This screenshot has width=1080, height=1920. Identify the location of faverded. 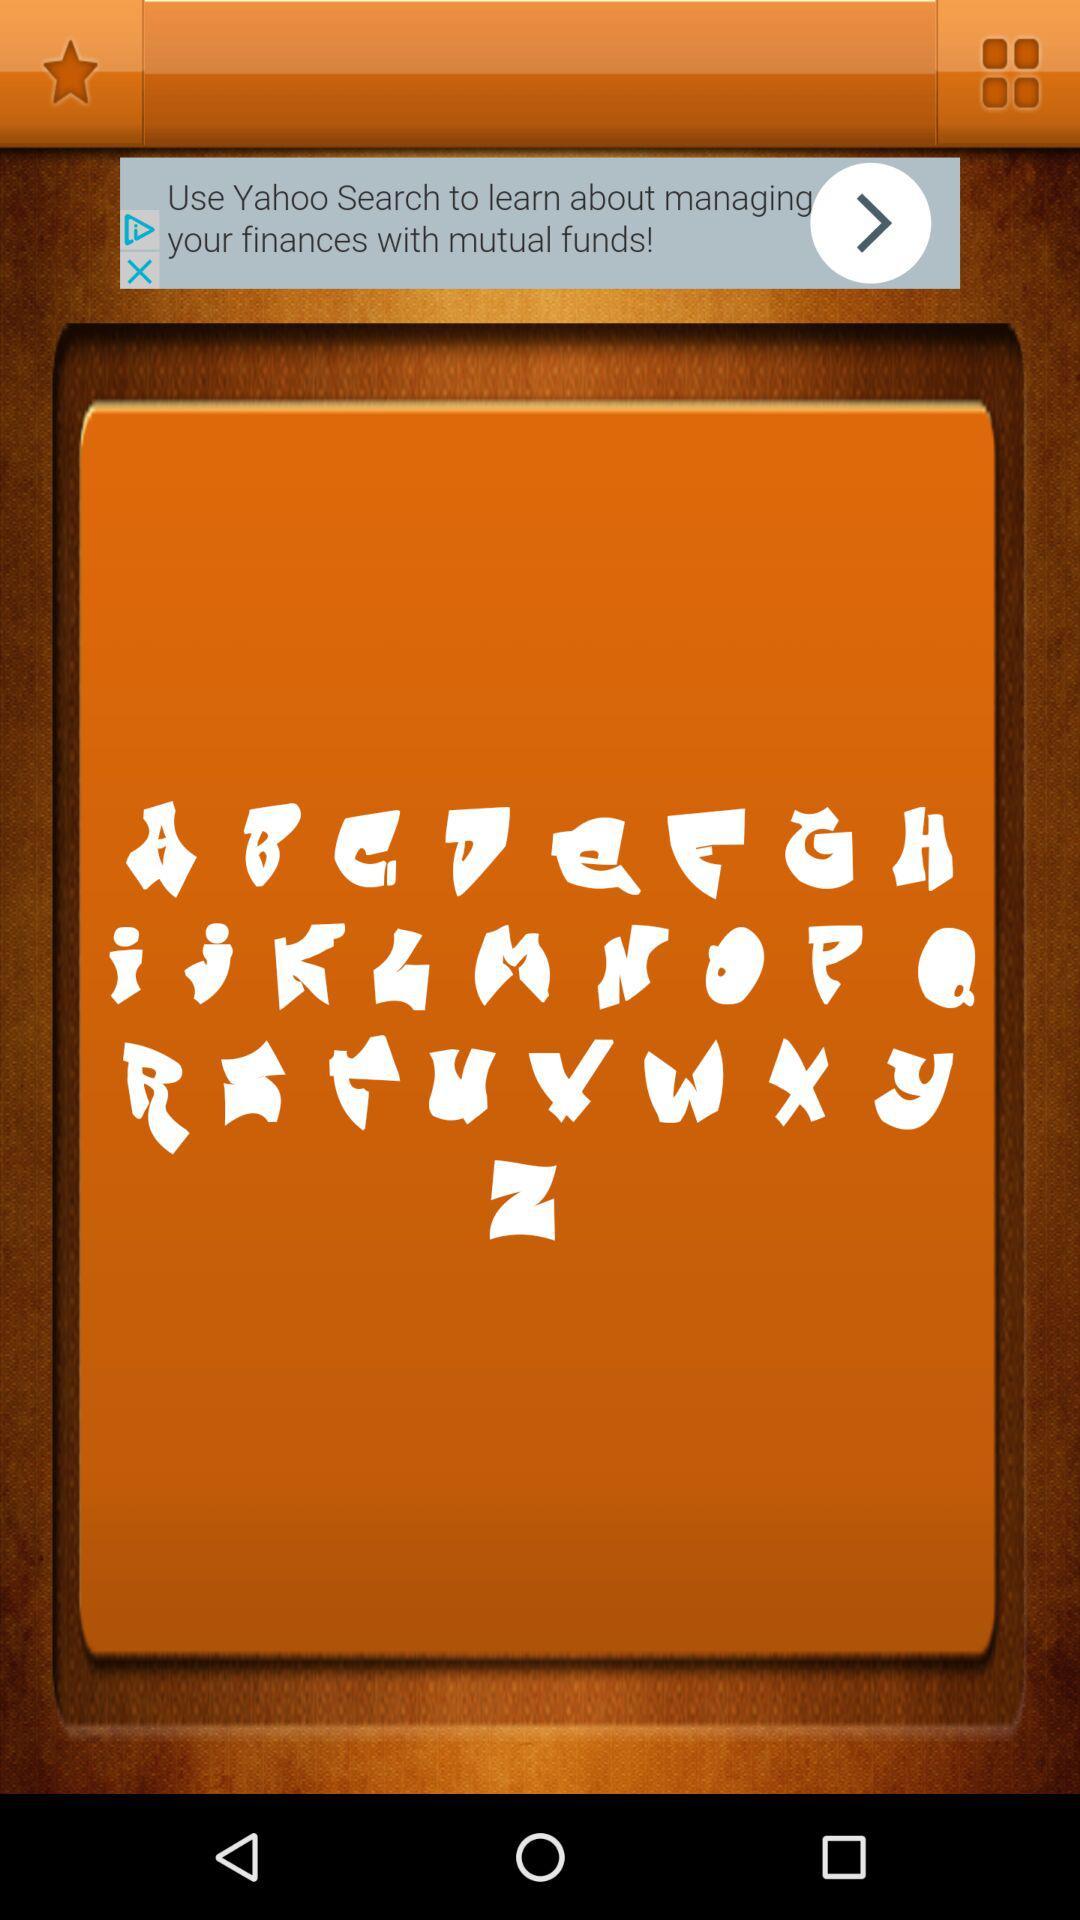
(71, 72).